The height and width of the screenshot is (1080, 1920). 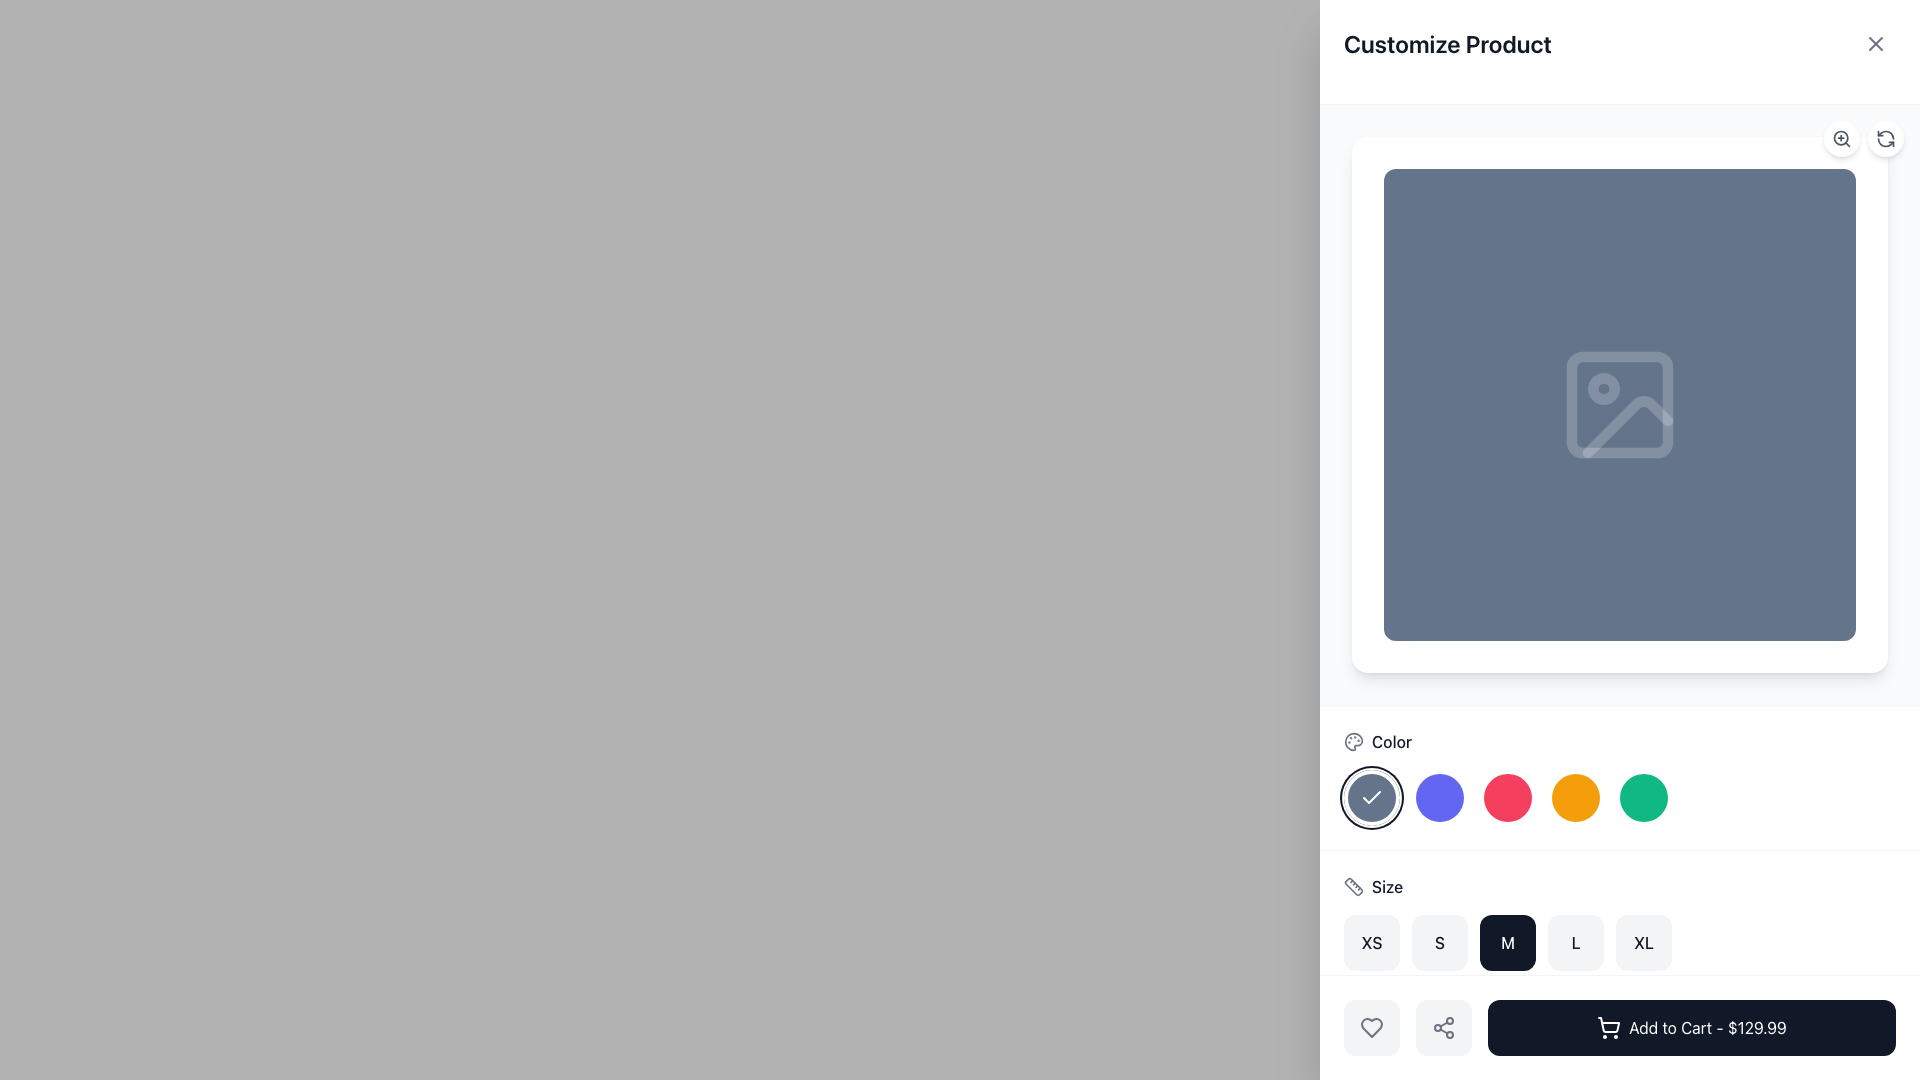 I want to click on the third circular color selection button labeled 'Color', so click(x=1507, y=797).